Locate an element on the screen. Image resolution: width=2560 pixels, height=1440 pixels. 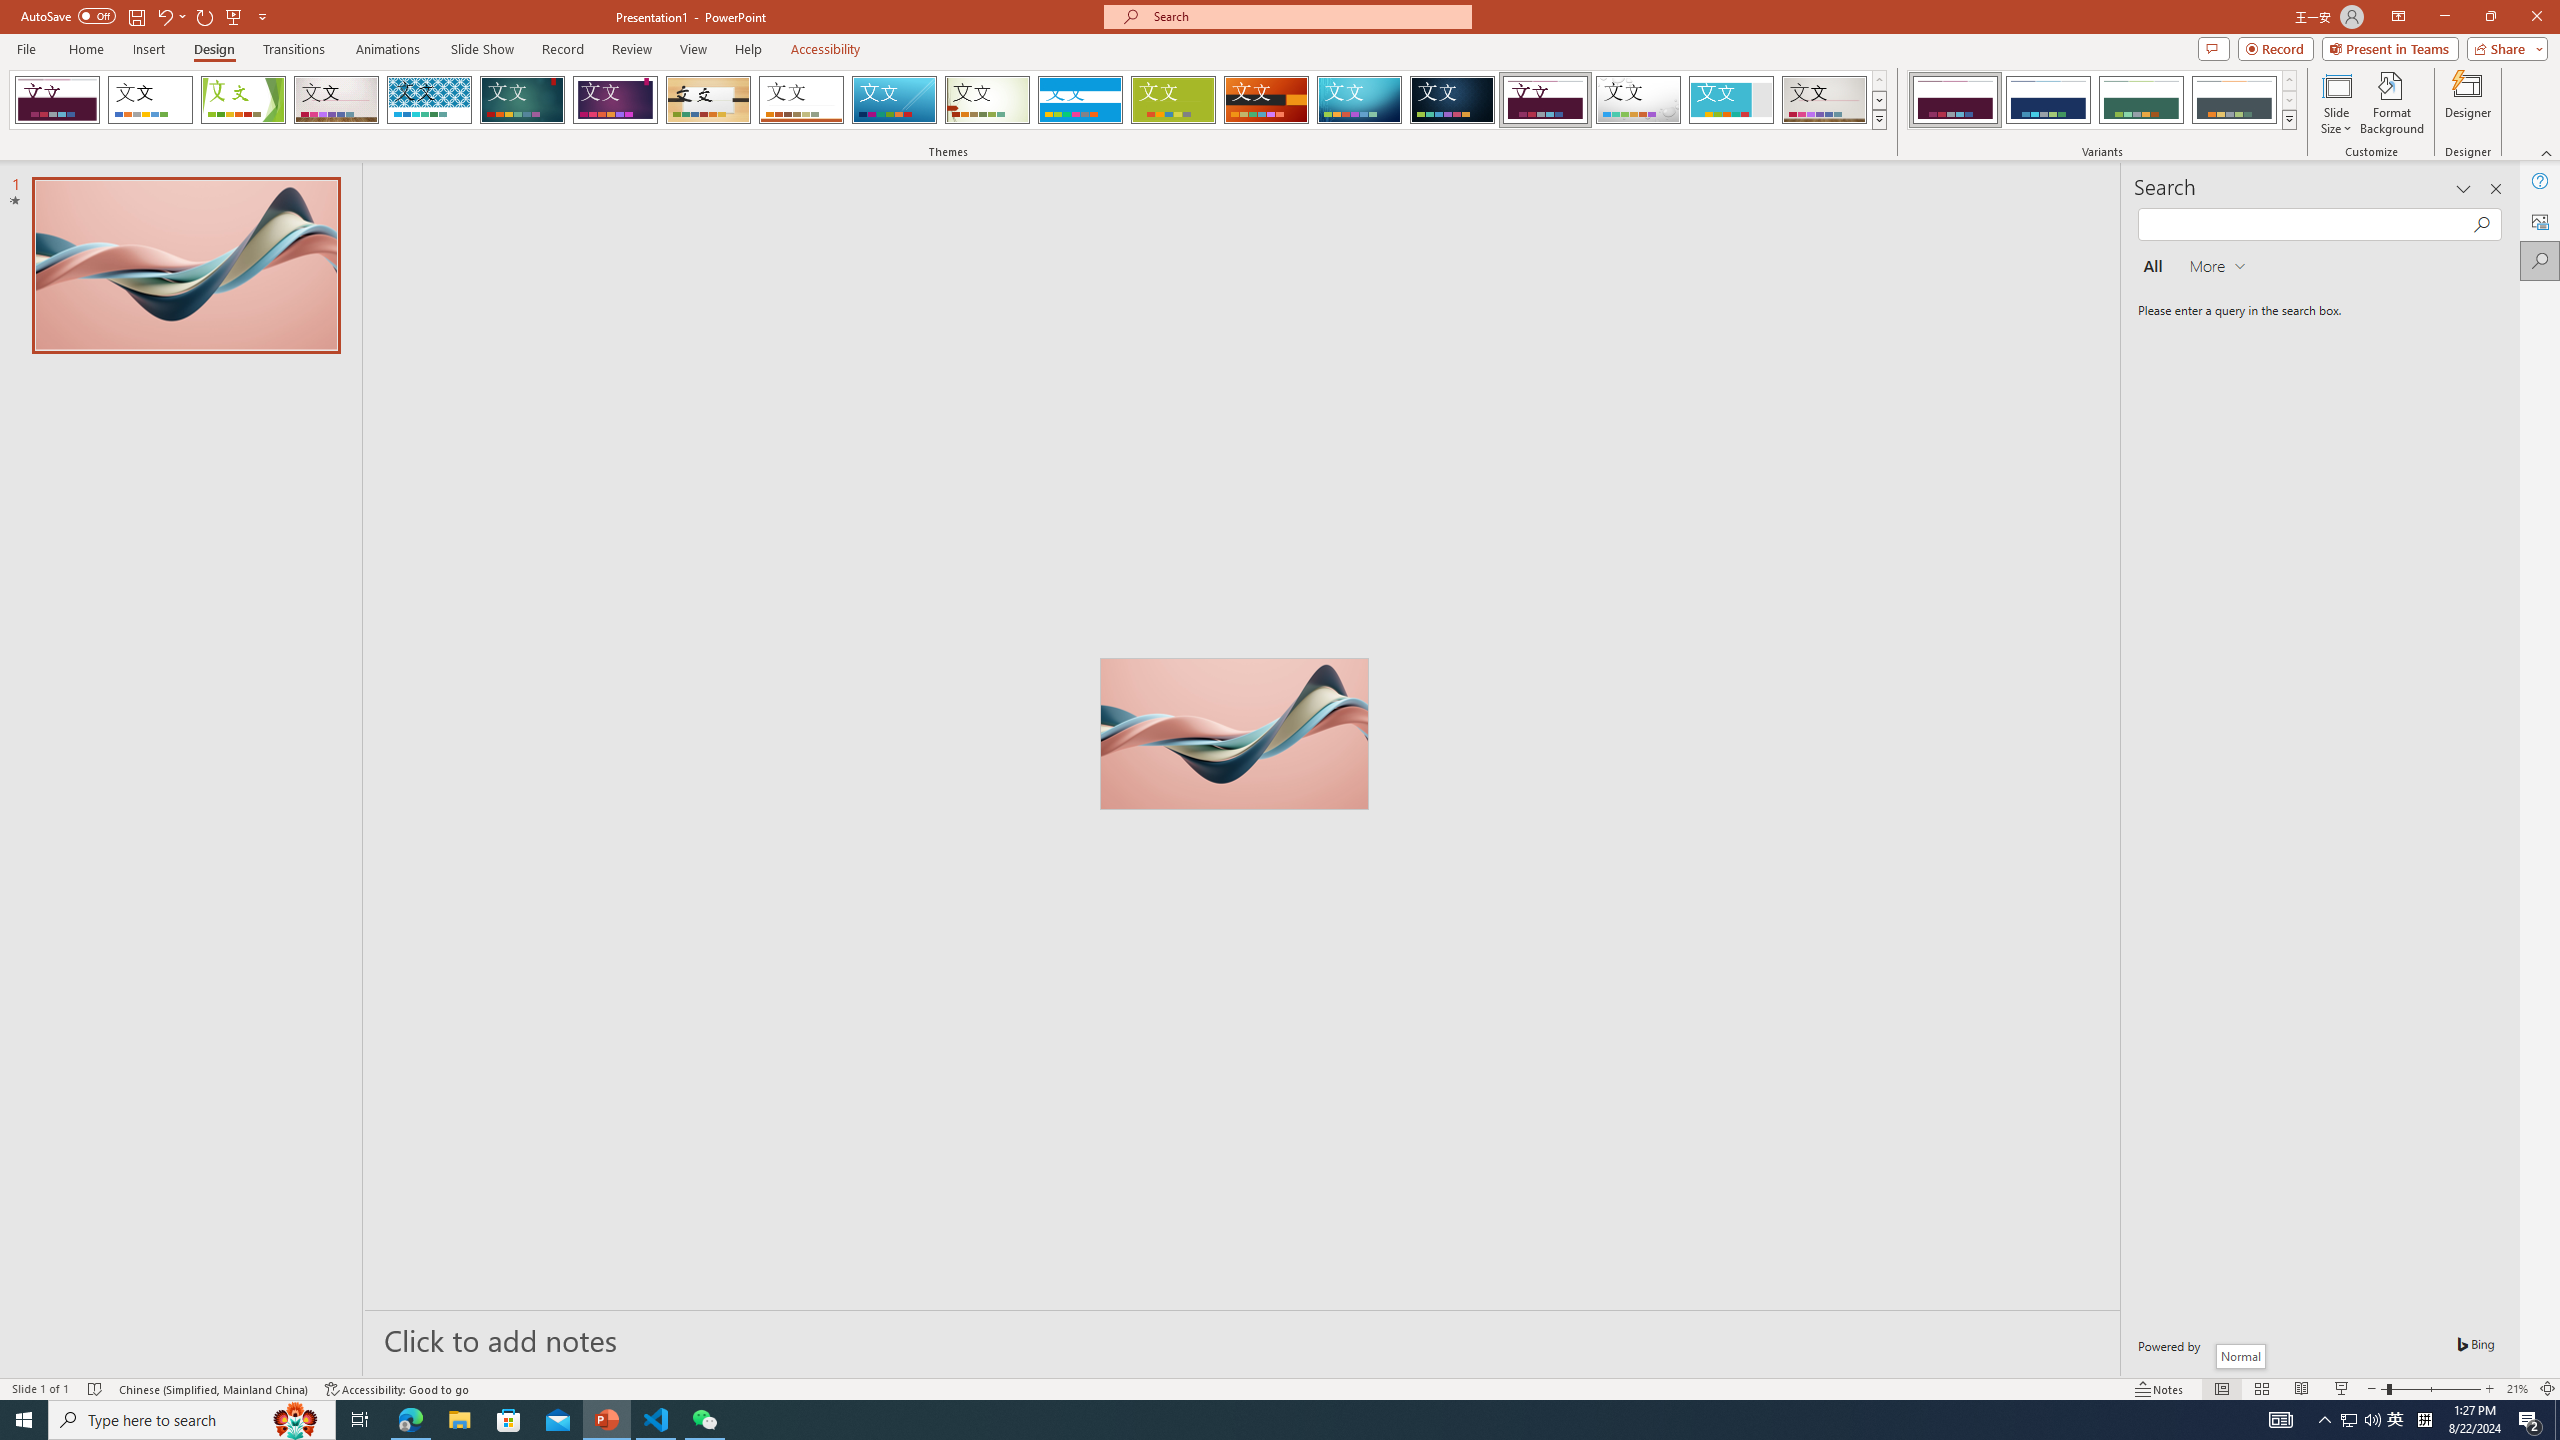
'Droplet' is located at coordinates (1638, 99).